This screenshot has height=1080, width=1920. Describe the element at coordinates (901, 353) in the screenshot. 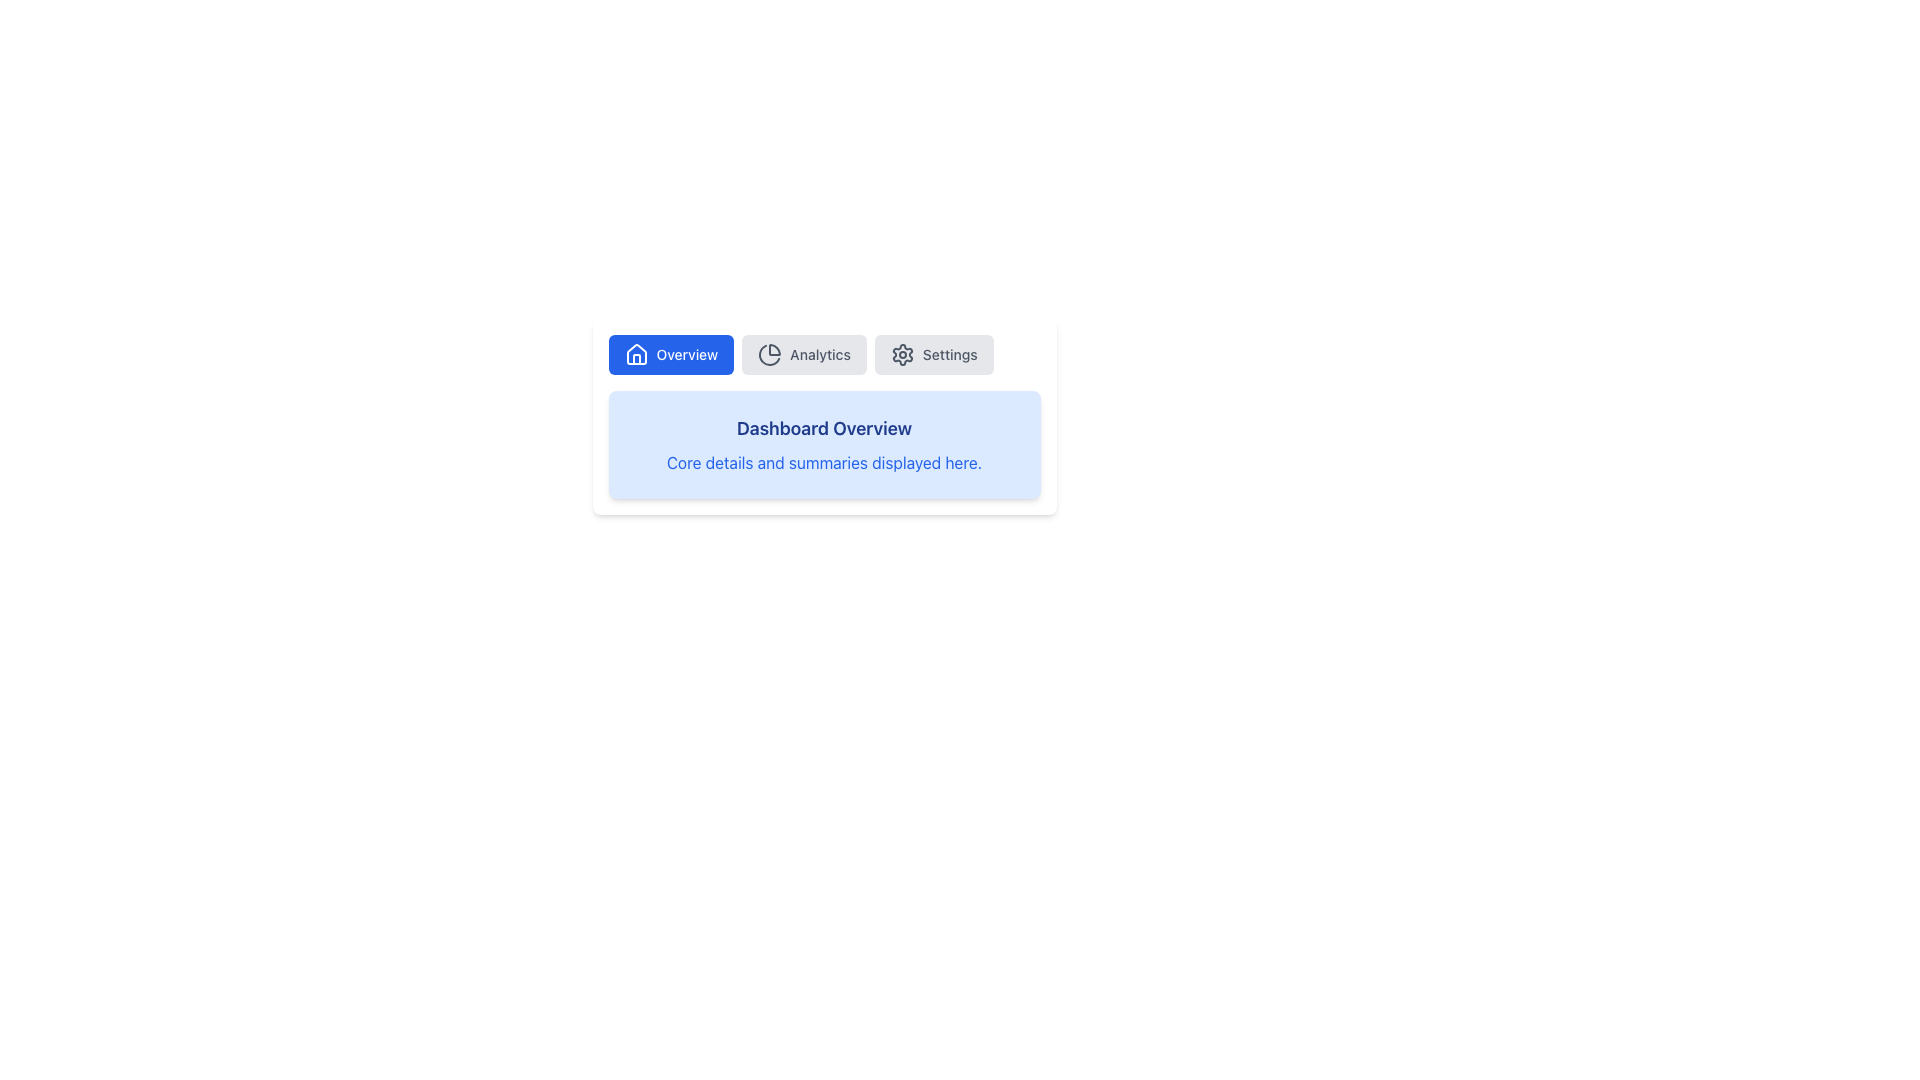

I see `the cogwheel icon in the 'Settings' button of the toolbar` at that location.